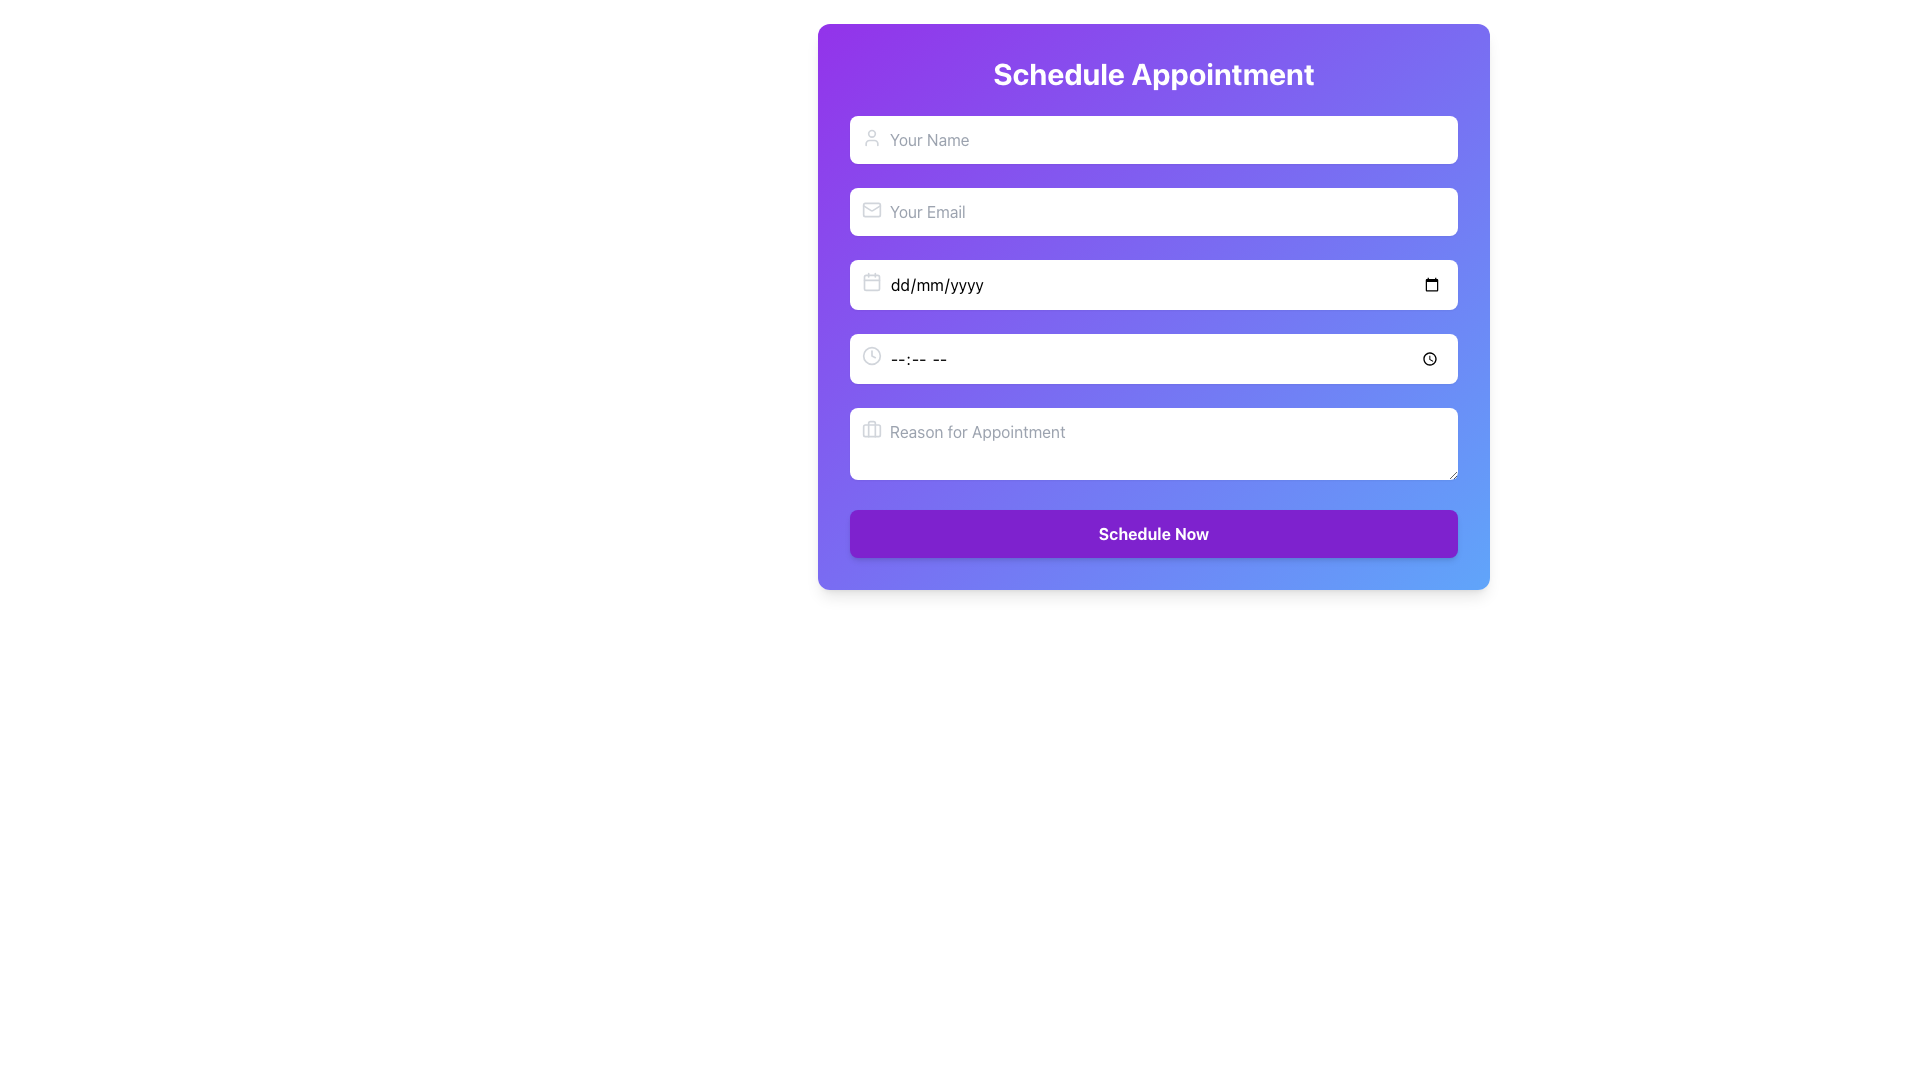 Image resolution: width=1920 pixels, height=1080 pixels. Describe the element at coordinates (872, 428) in the screenshot. I see `the decorative rectangular element with rounded corners that is part of the briefcase icon within the SVG` at that location.